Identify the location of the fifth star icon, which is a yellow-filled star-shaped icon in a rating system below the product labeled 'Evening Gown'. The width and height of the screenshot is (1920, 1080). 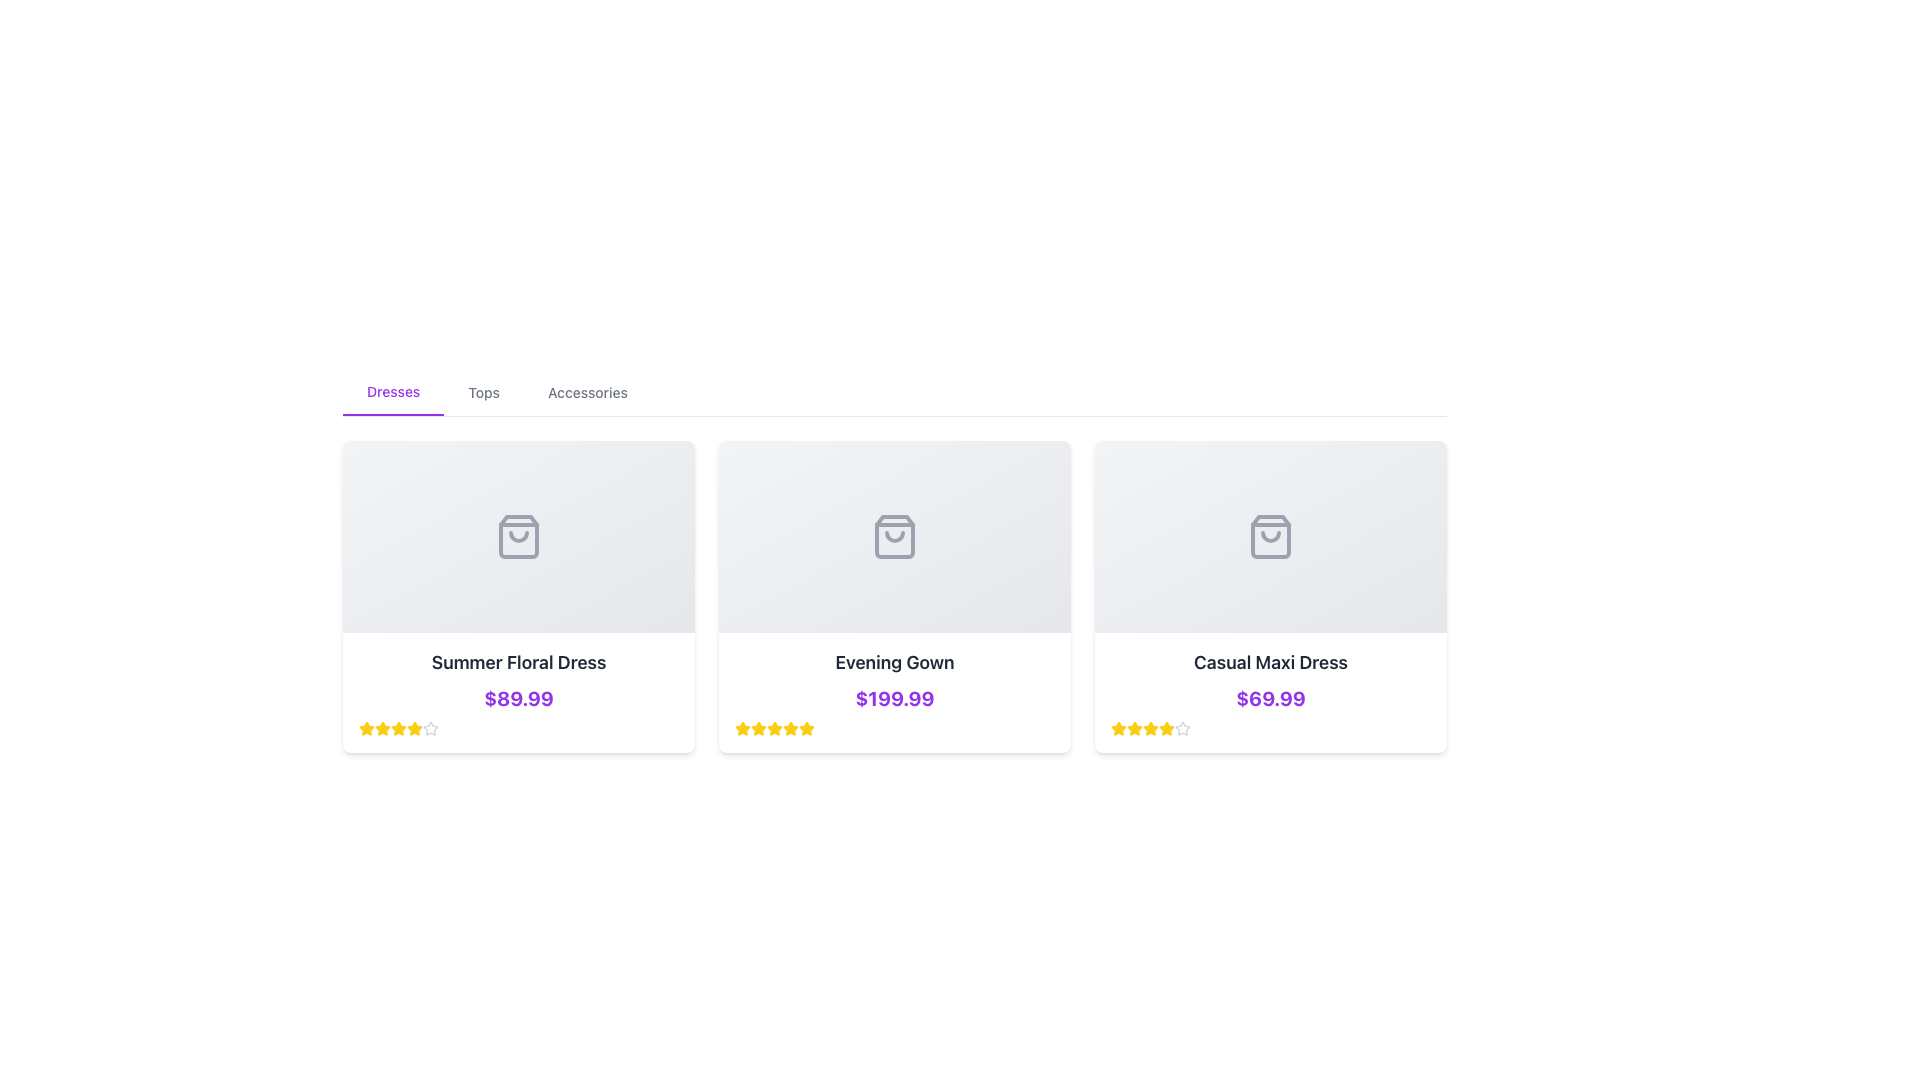
(773, 729).